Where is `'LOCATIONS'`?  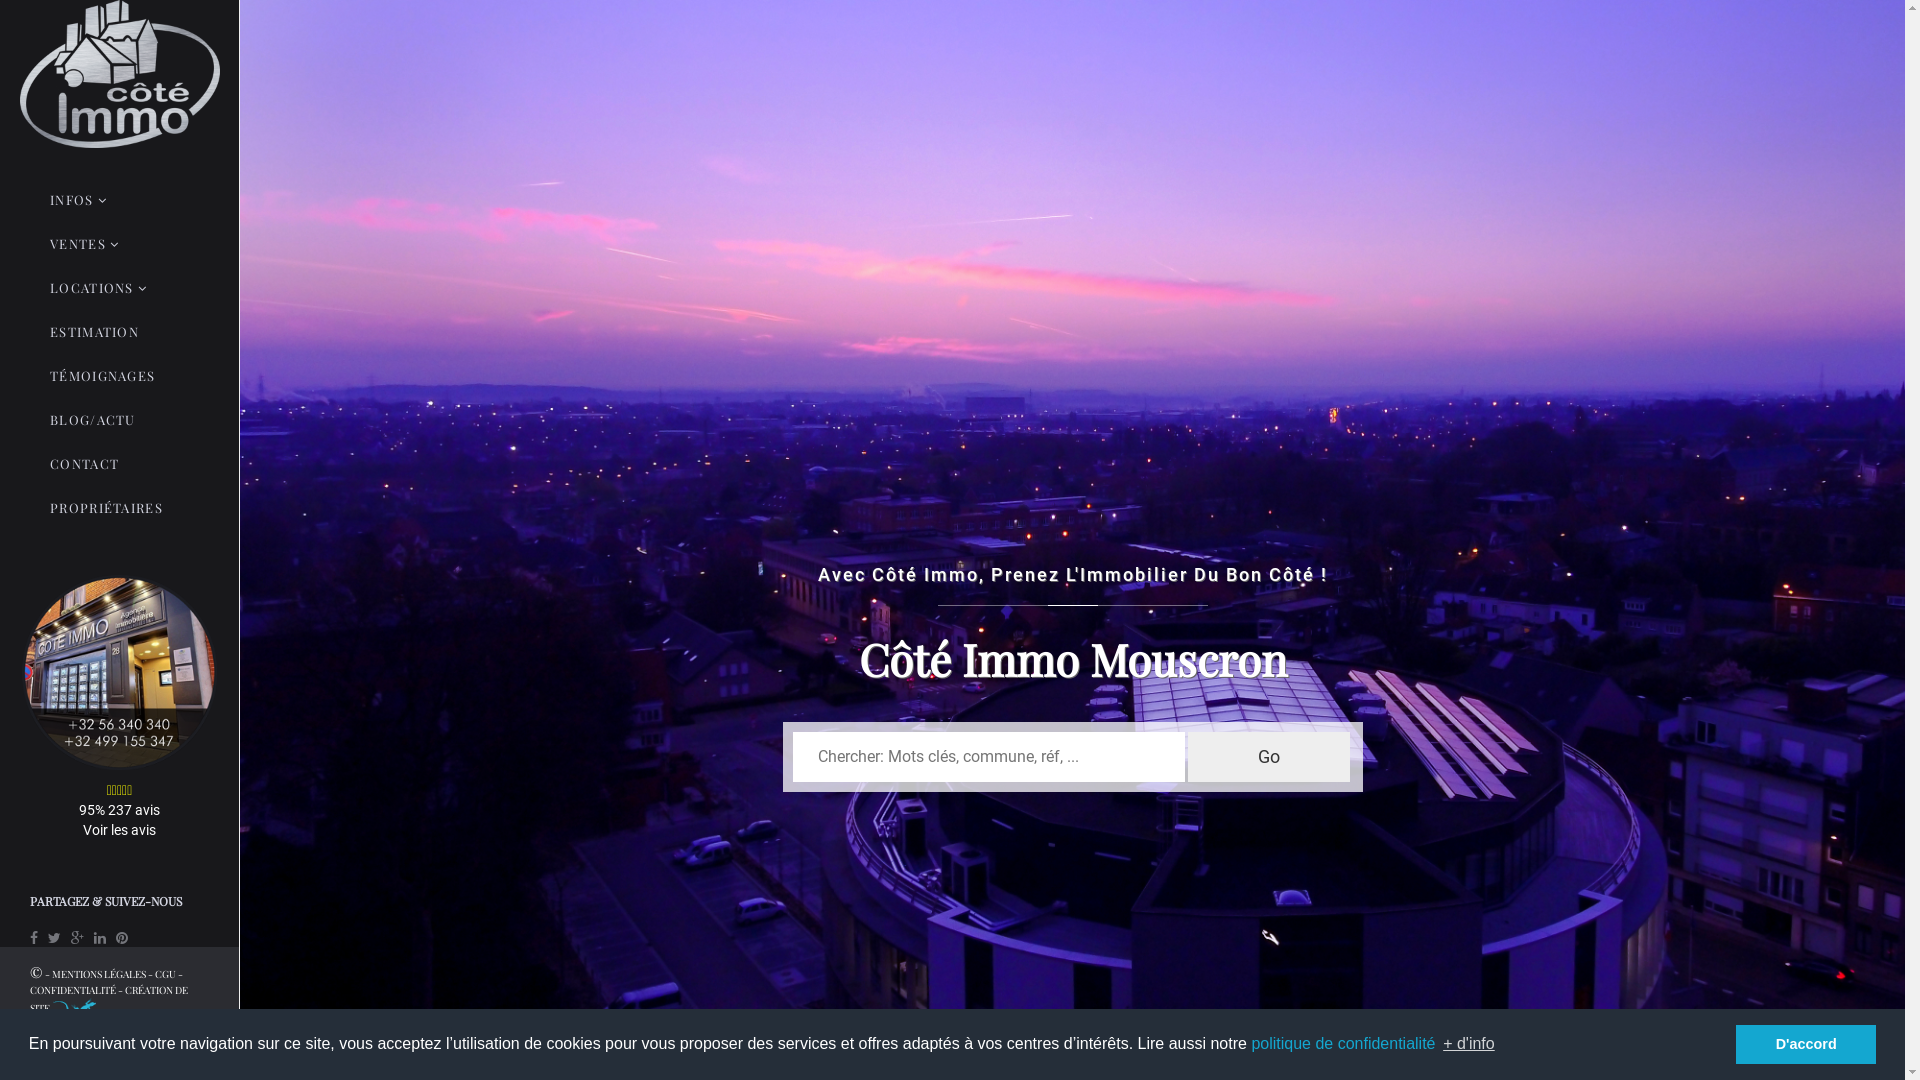 'LOCATIONS' is located at coordinates (97, 287).